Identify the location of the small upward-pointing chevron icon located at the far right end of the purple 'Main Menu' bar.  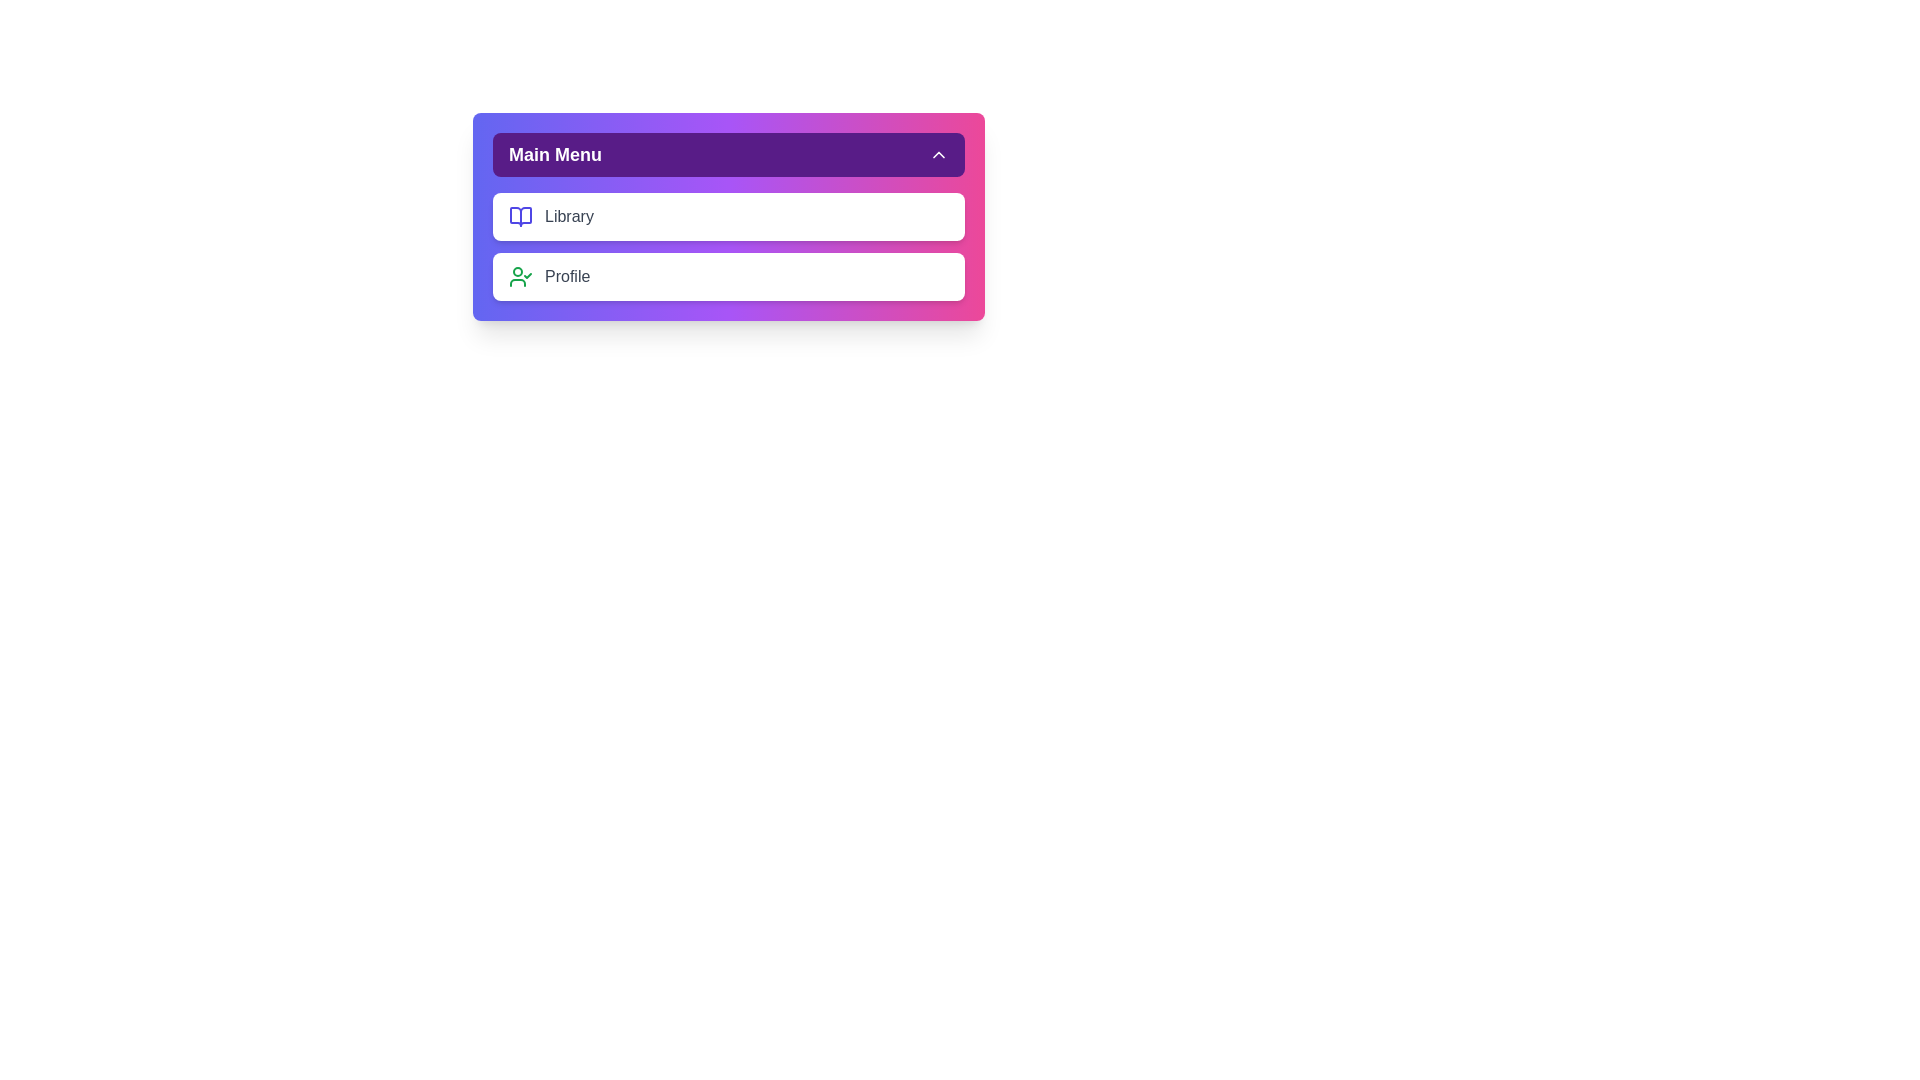
(938, 153).